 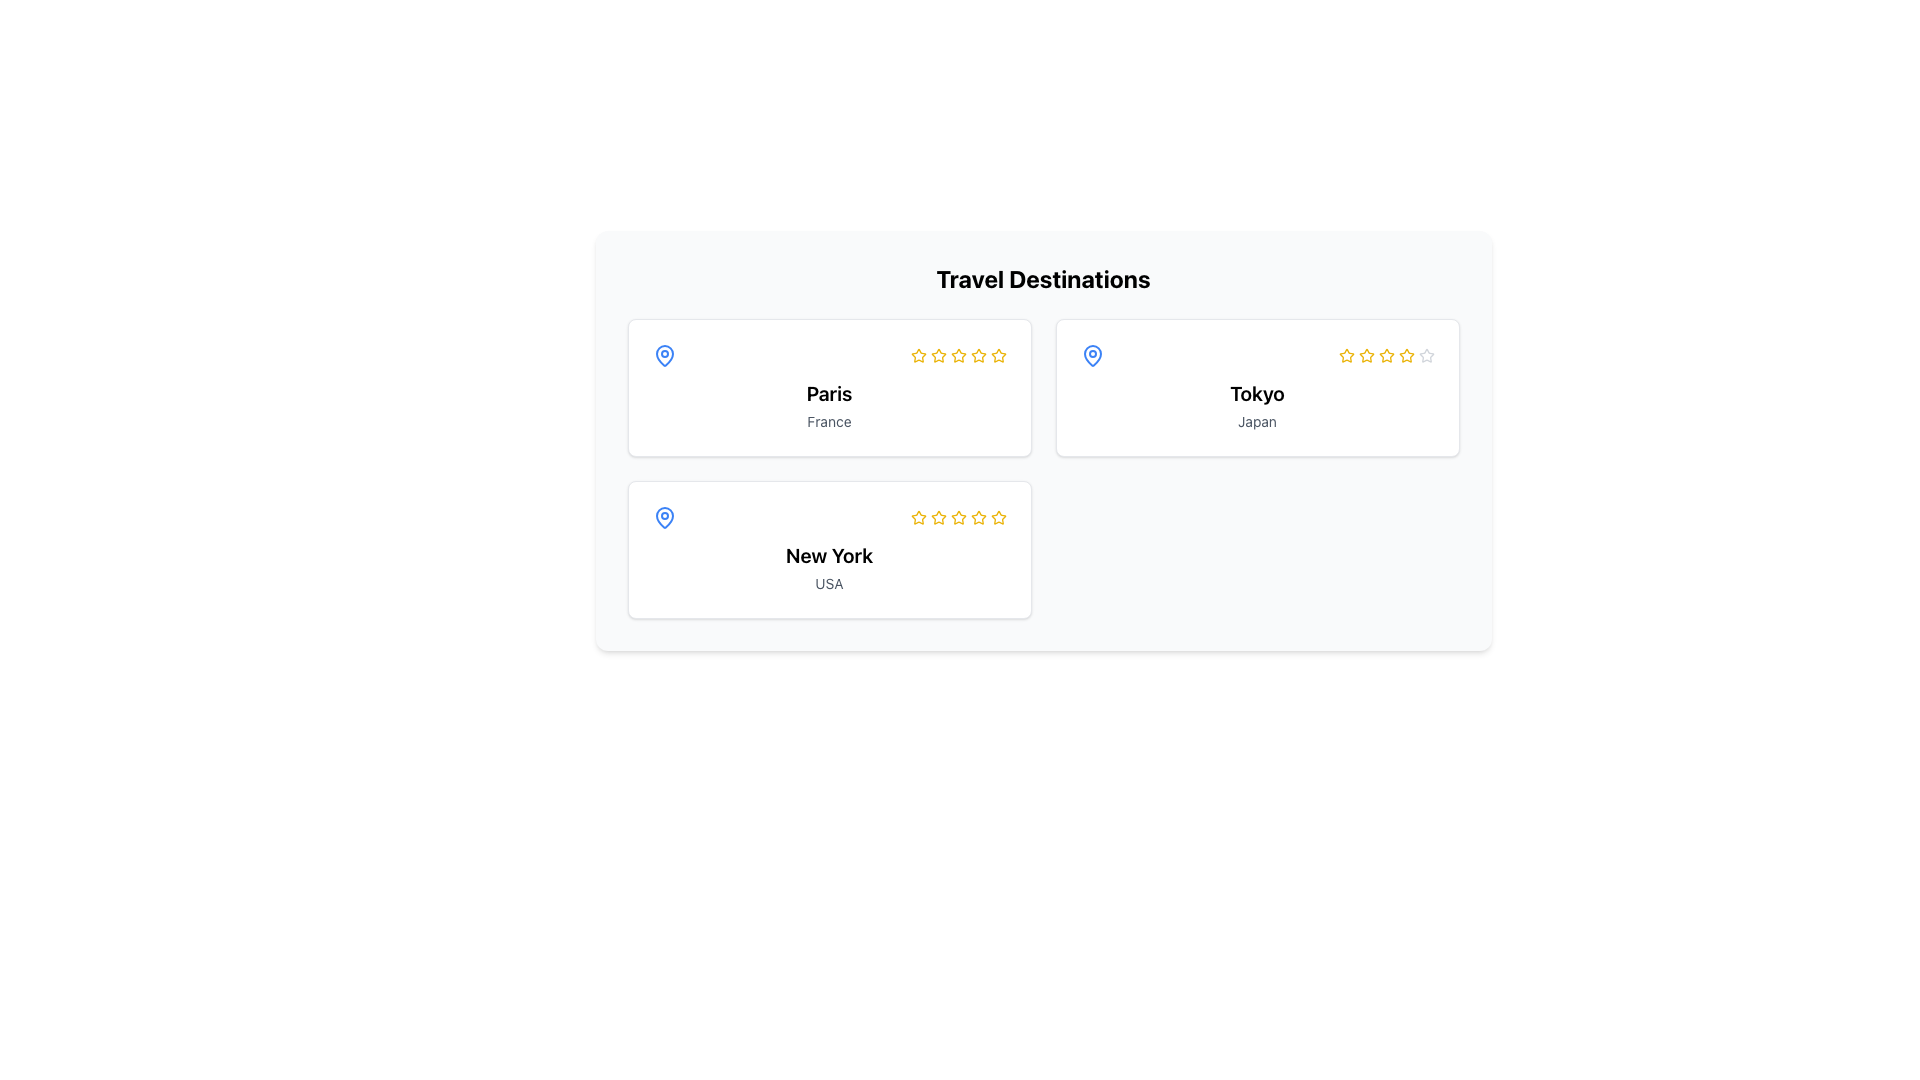 What do you see at coordinates (829, 393) in the screenshot?
I see `the 'Paris' title text in the first destination card, which is centrally aligned above the subtitle 'France'` at bounding box center [829, 393].